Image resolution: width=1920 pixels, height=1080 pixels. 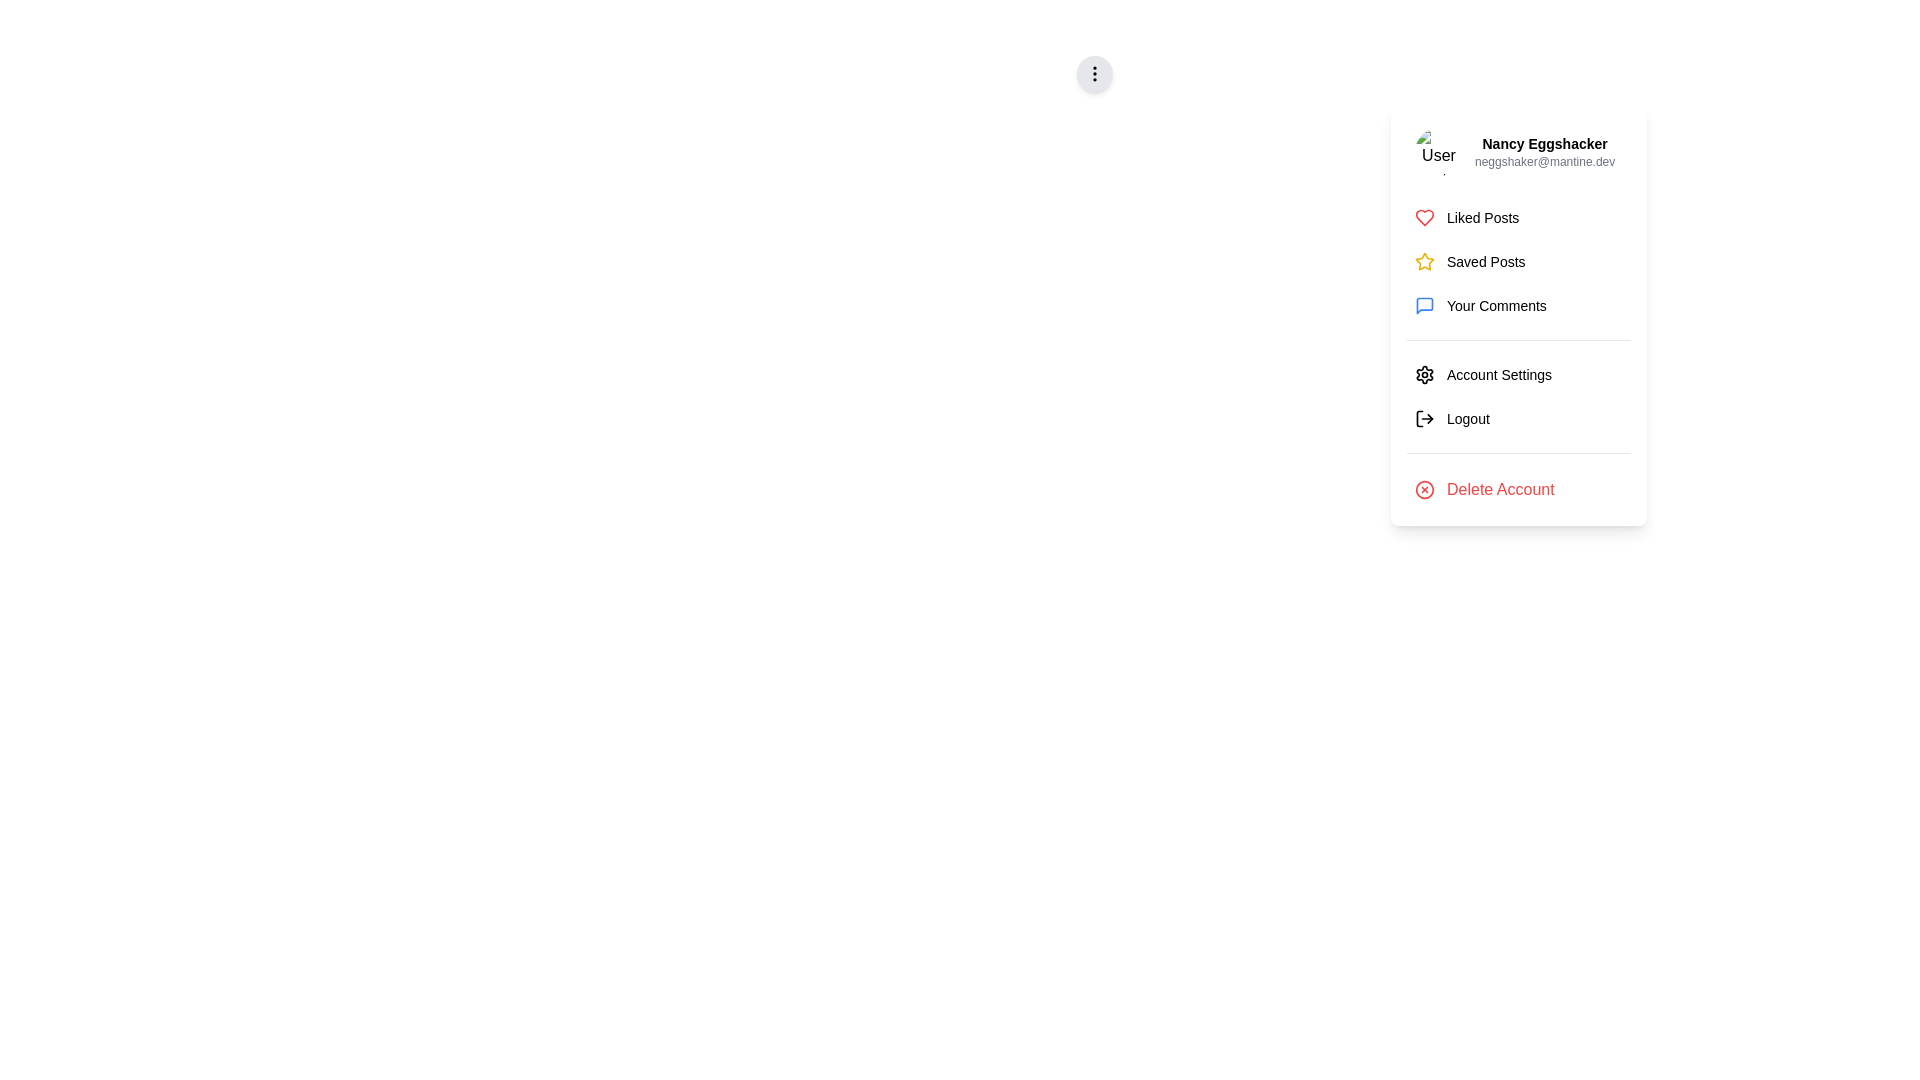 I want to click on the circular button with a vertical ellipsis icon located at the center of the top bar, so click(x=1093, y=72).